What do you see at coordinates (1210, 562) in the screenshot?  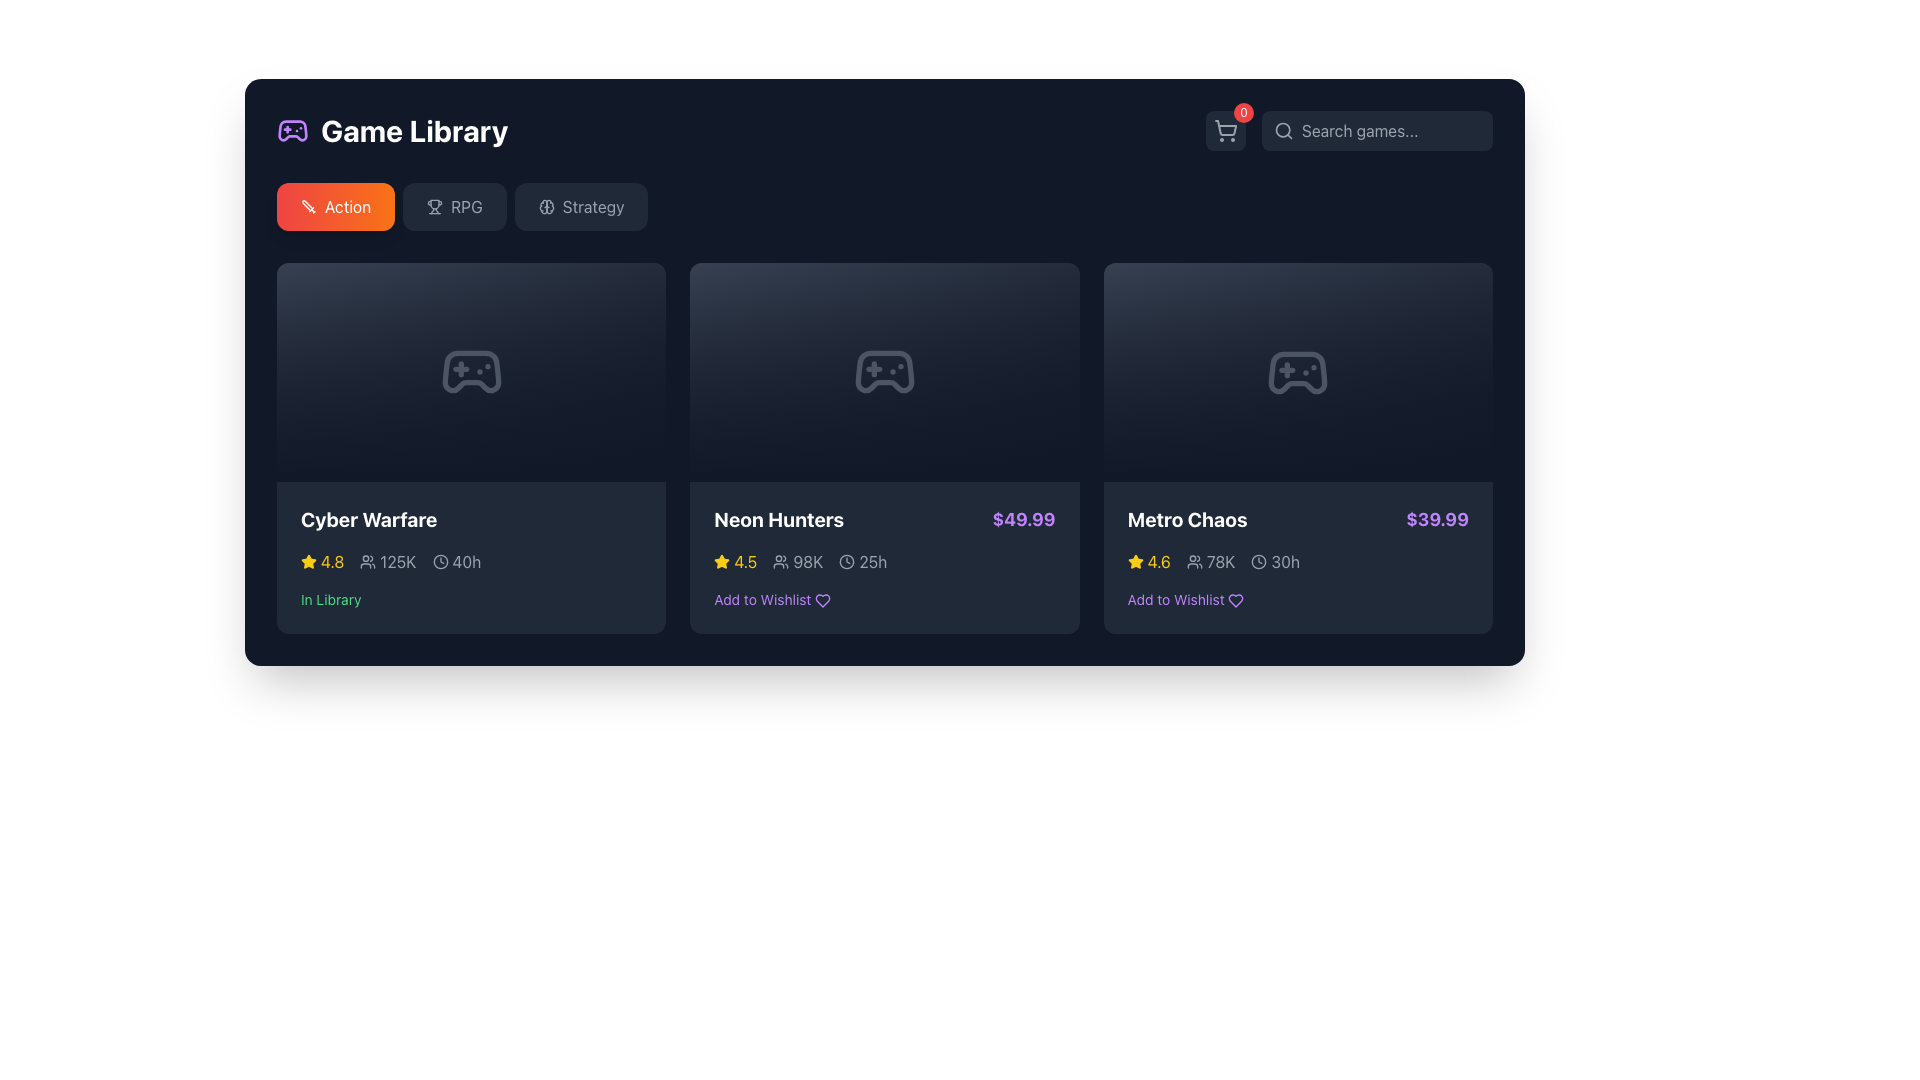 I see `displayed text from the Statistical text indicator for the 'Metro Chaos' game, positioned second in the middle row below the rating stars` at bounding box center [1210, 562].